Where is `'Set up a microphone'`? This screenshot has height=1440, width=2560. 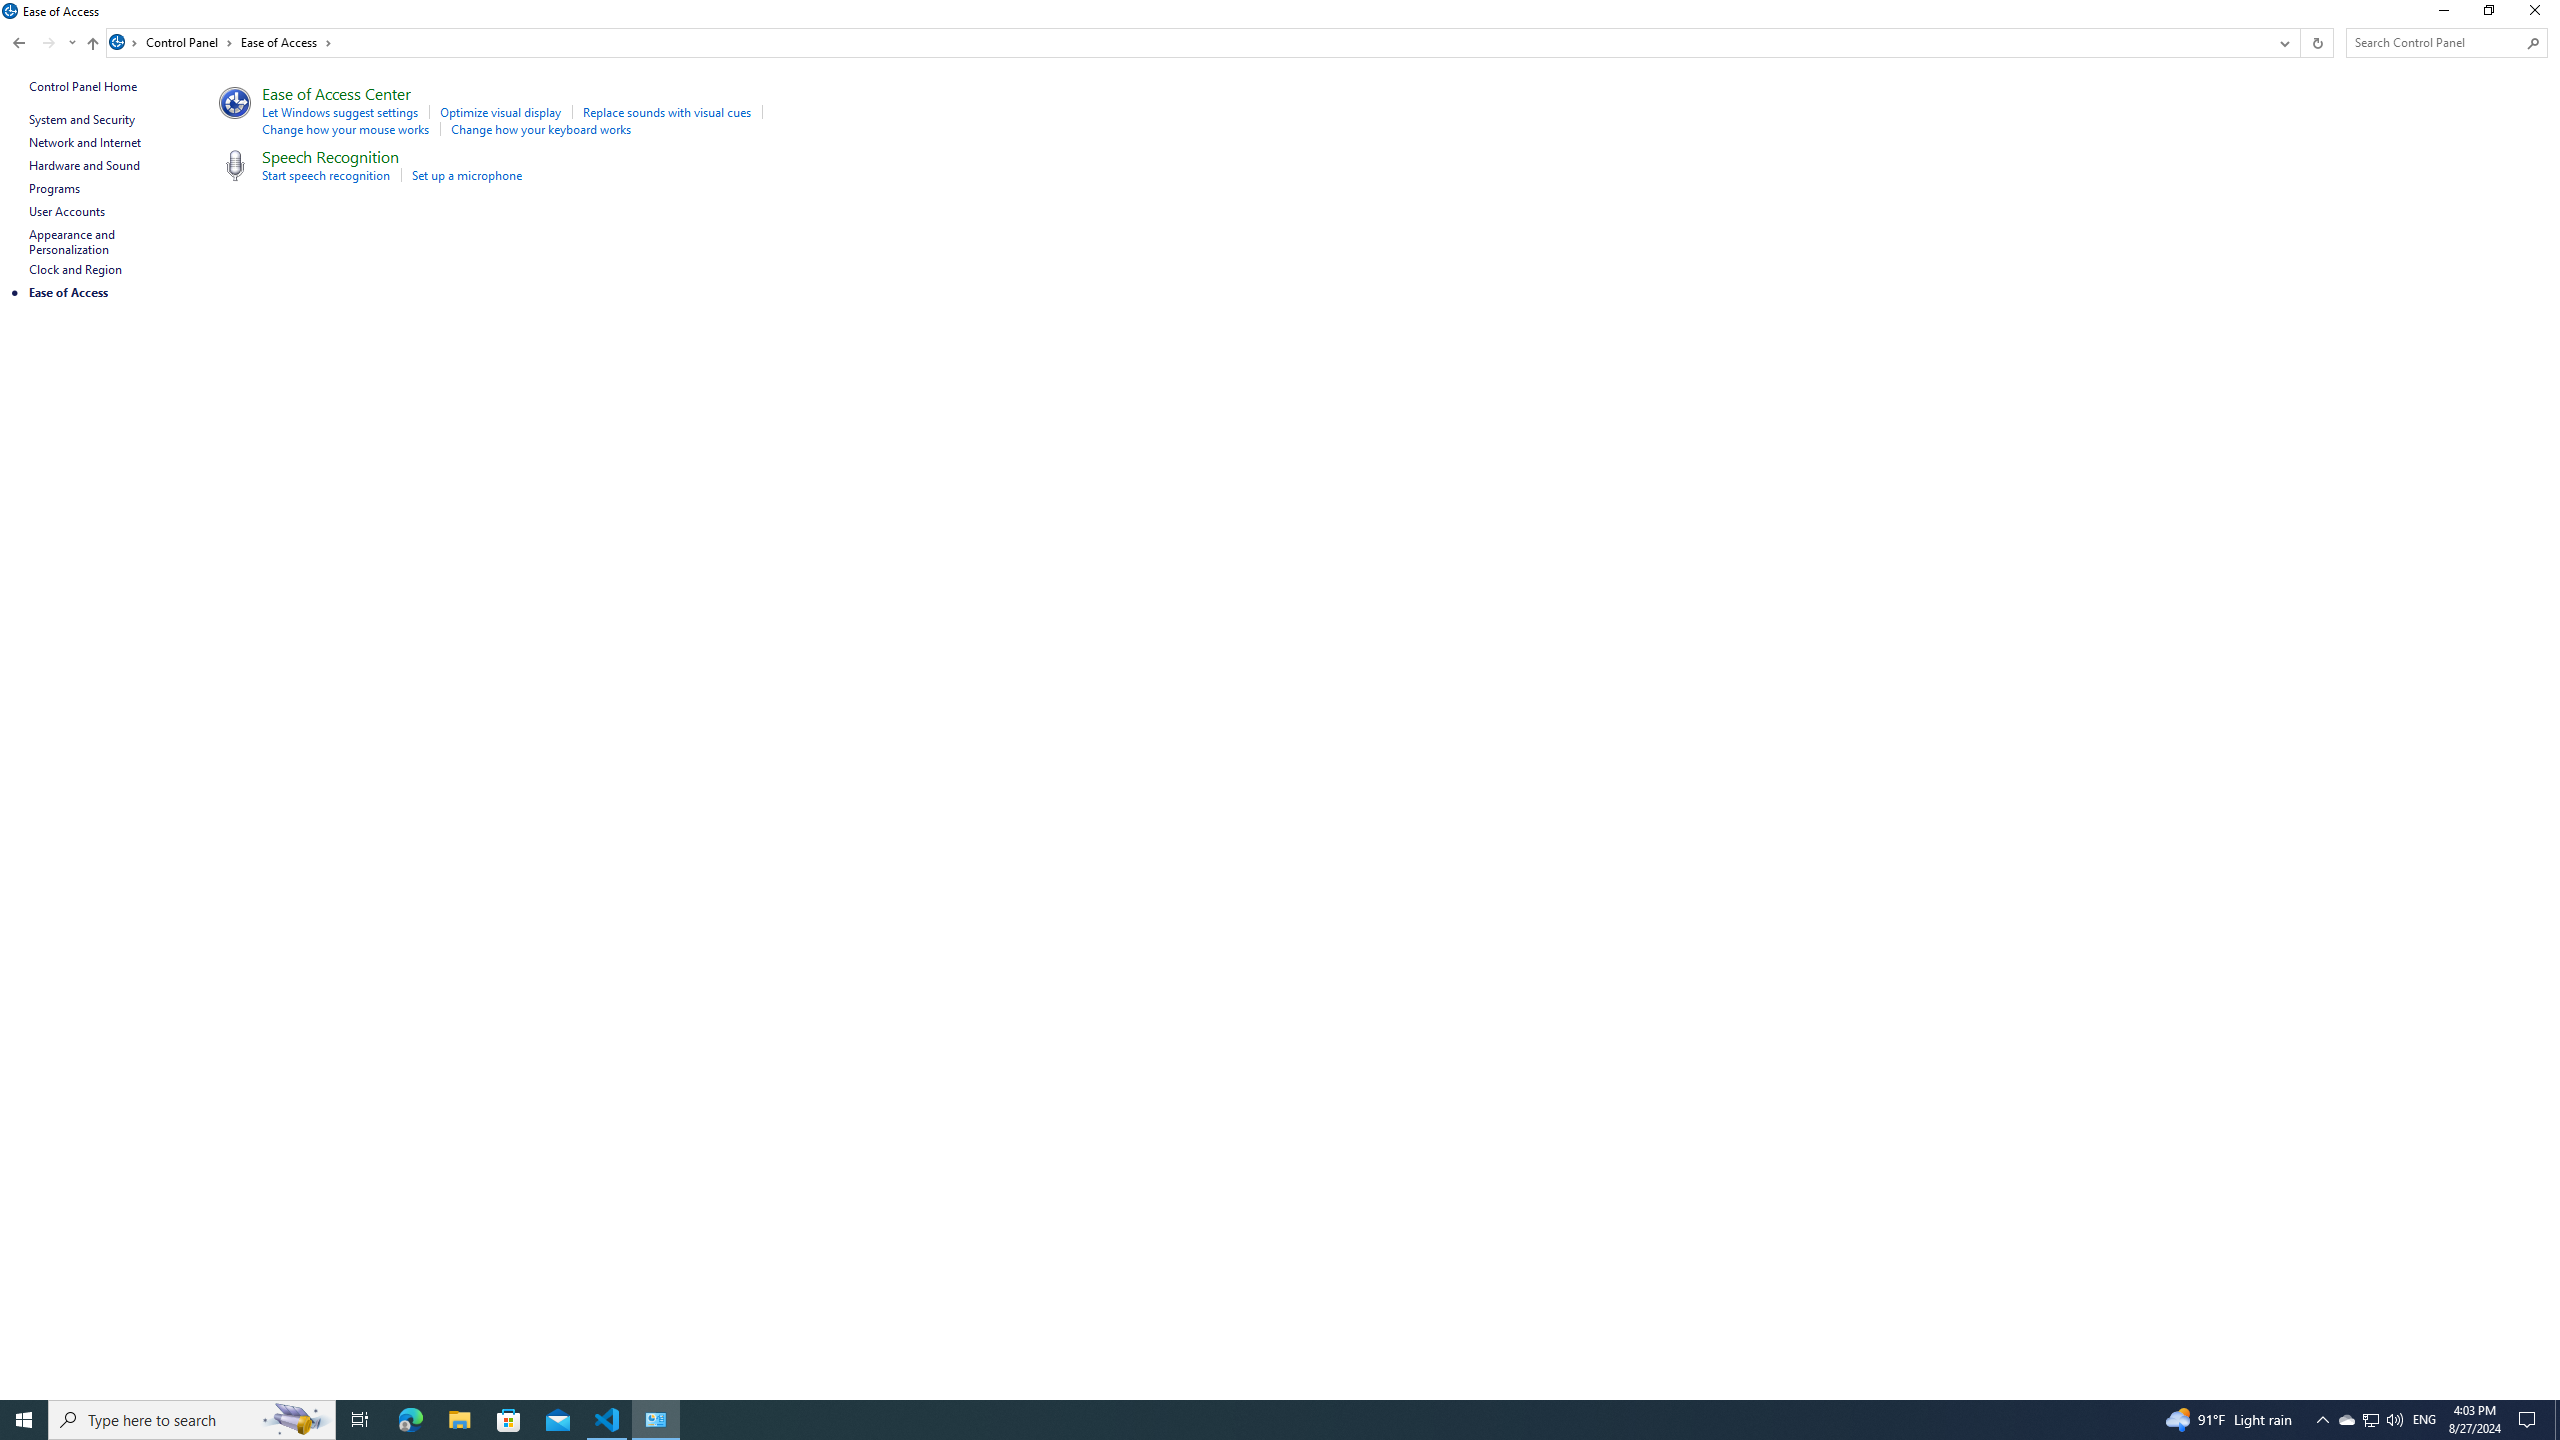
'Set up a microphone' is located at coordinates (466, 175).